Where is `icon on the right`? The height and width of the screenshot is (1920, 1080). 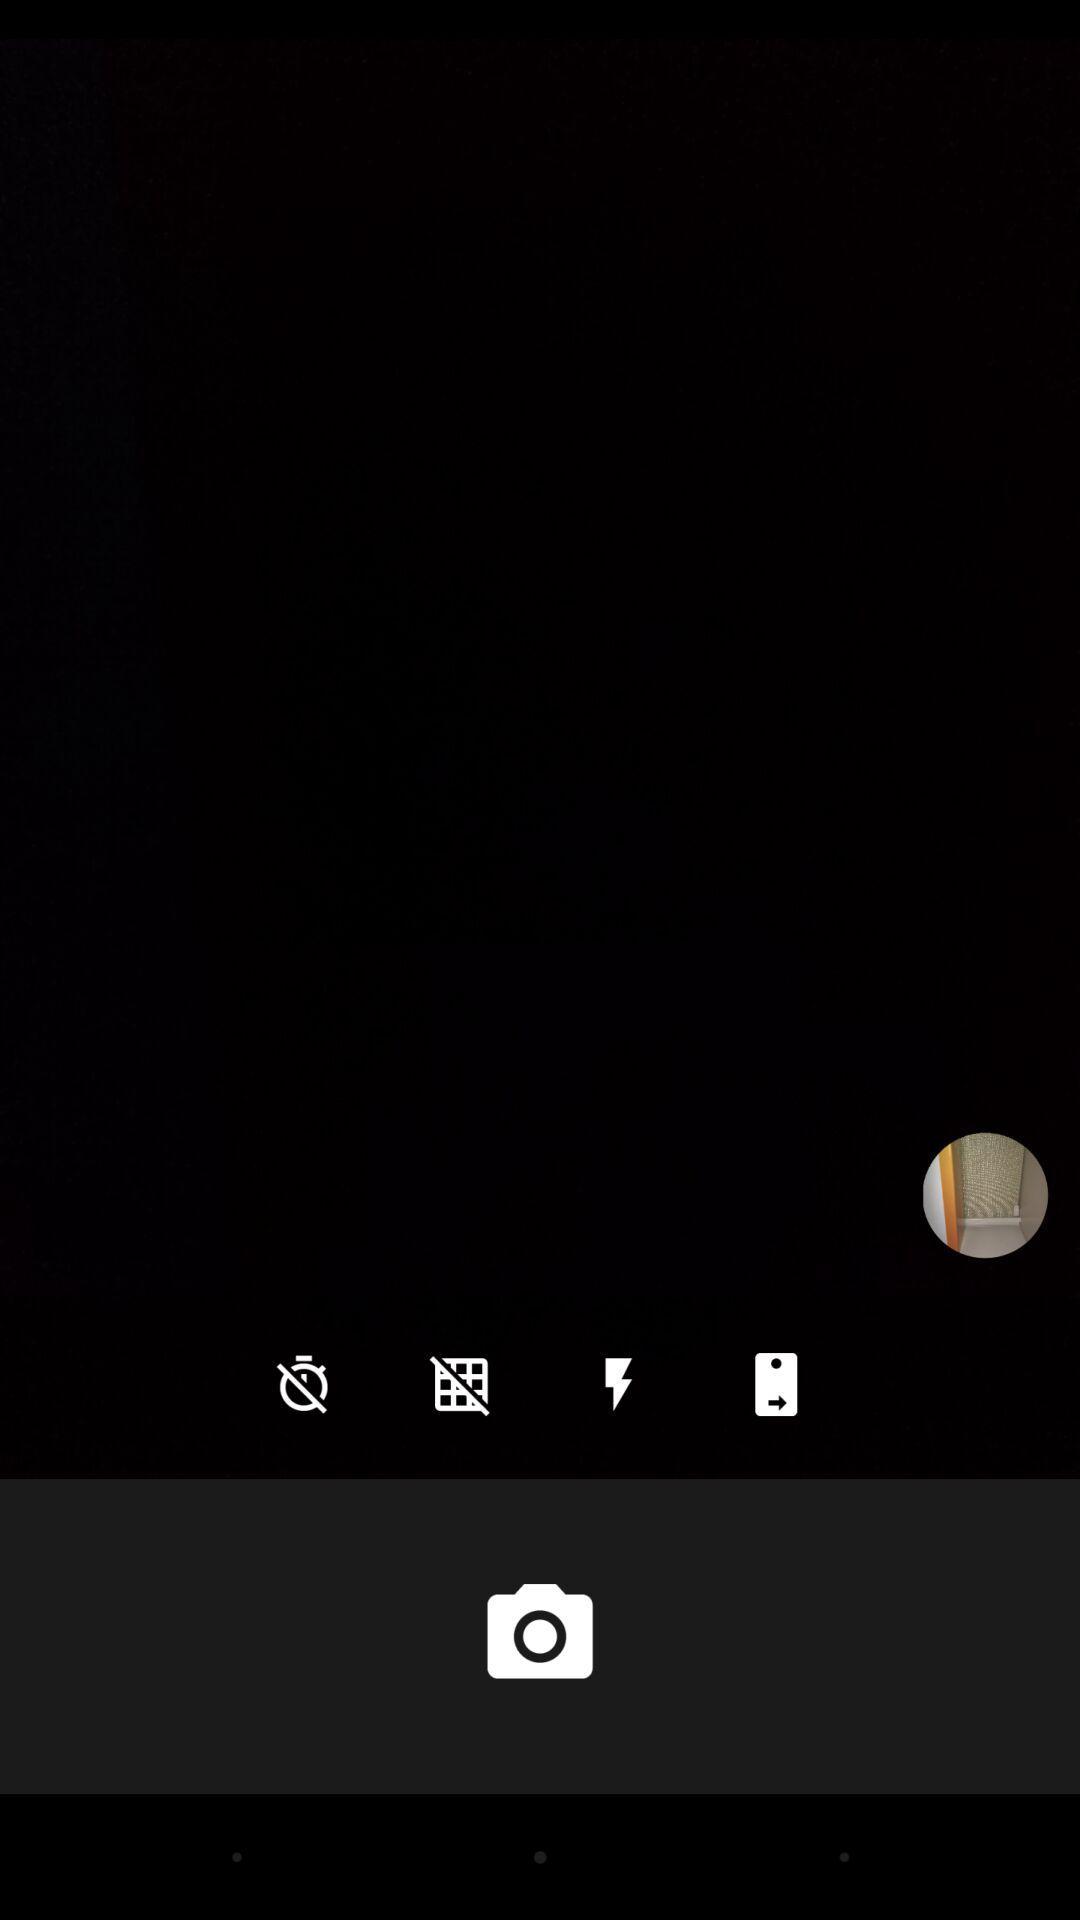
icon on the right is located at coordinates (984, 1195).